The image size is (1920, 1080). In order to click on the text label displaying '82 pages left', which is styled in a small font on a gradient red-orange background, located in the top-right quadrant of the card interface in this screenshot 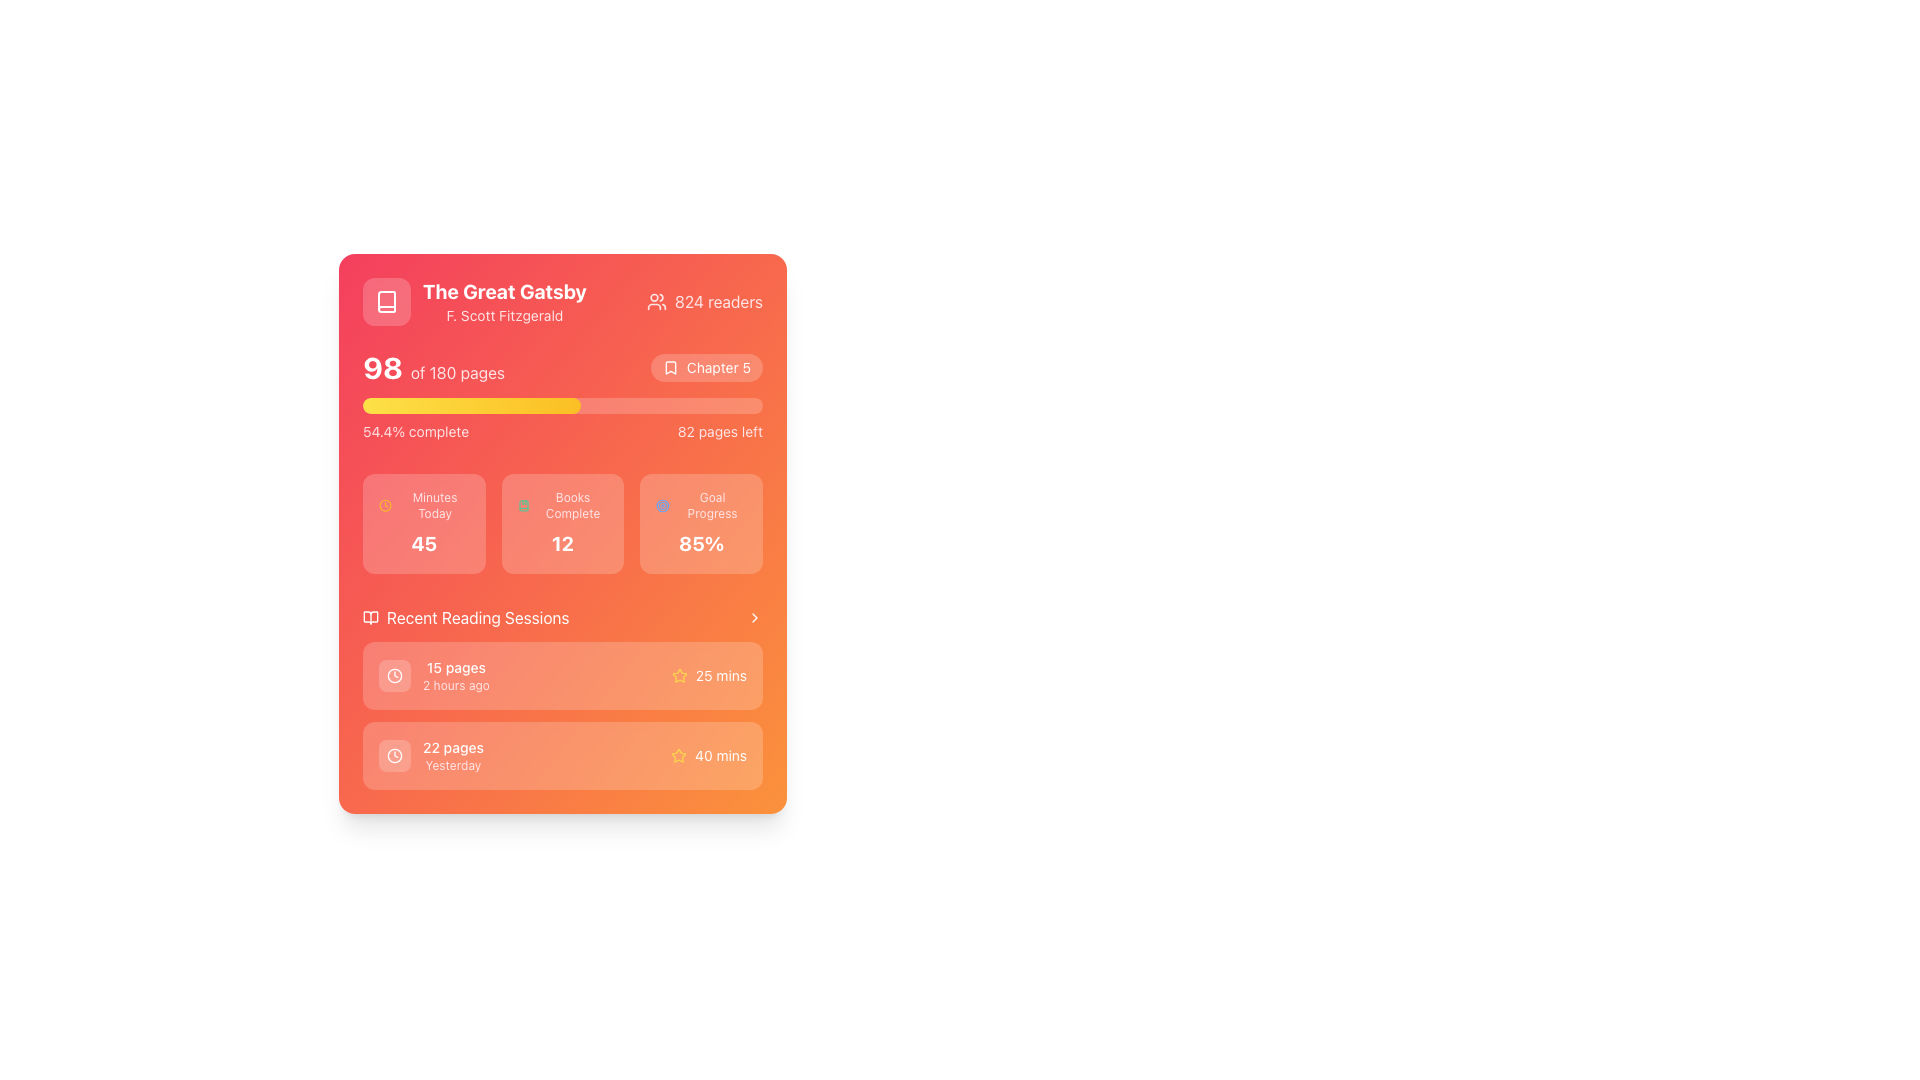, I will do `click(720, 431)`.